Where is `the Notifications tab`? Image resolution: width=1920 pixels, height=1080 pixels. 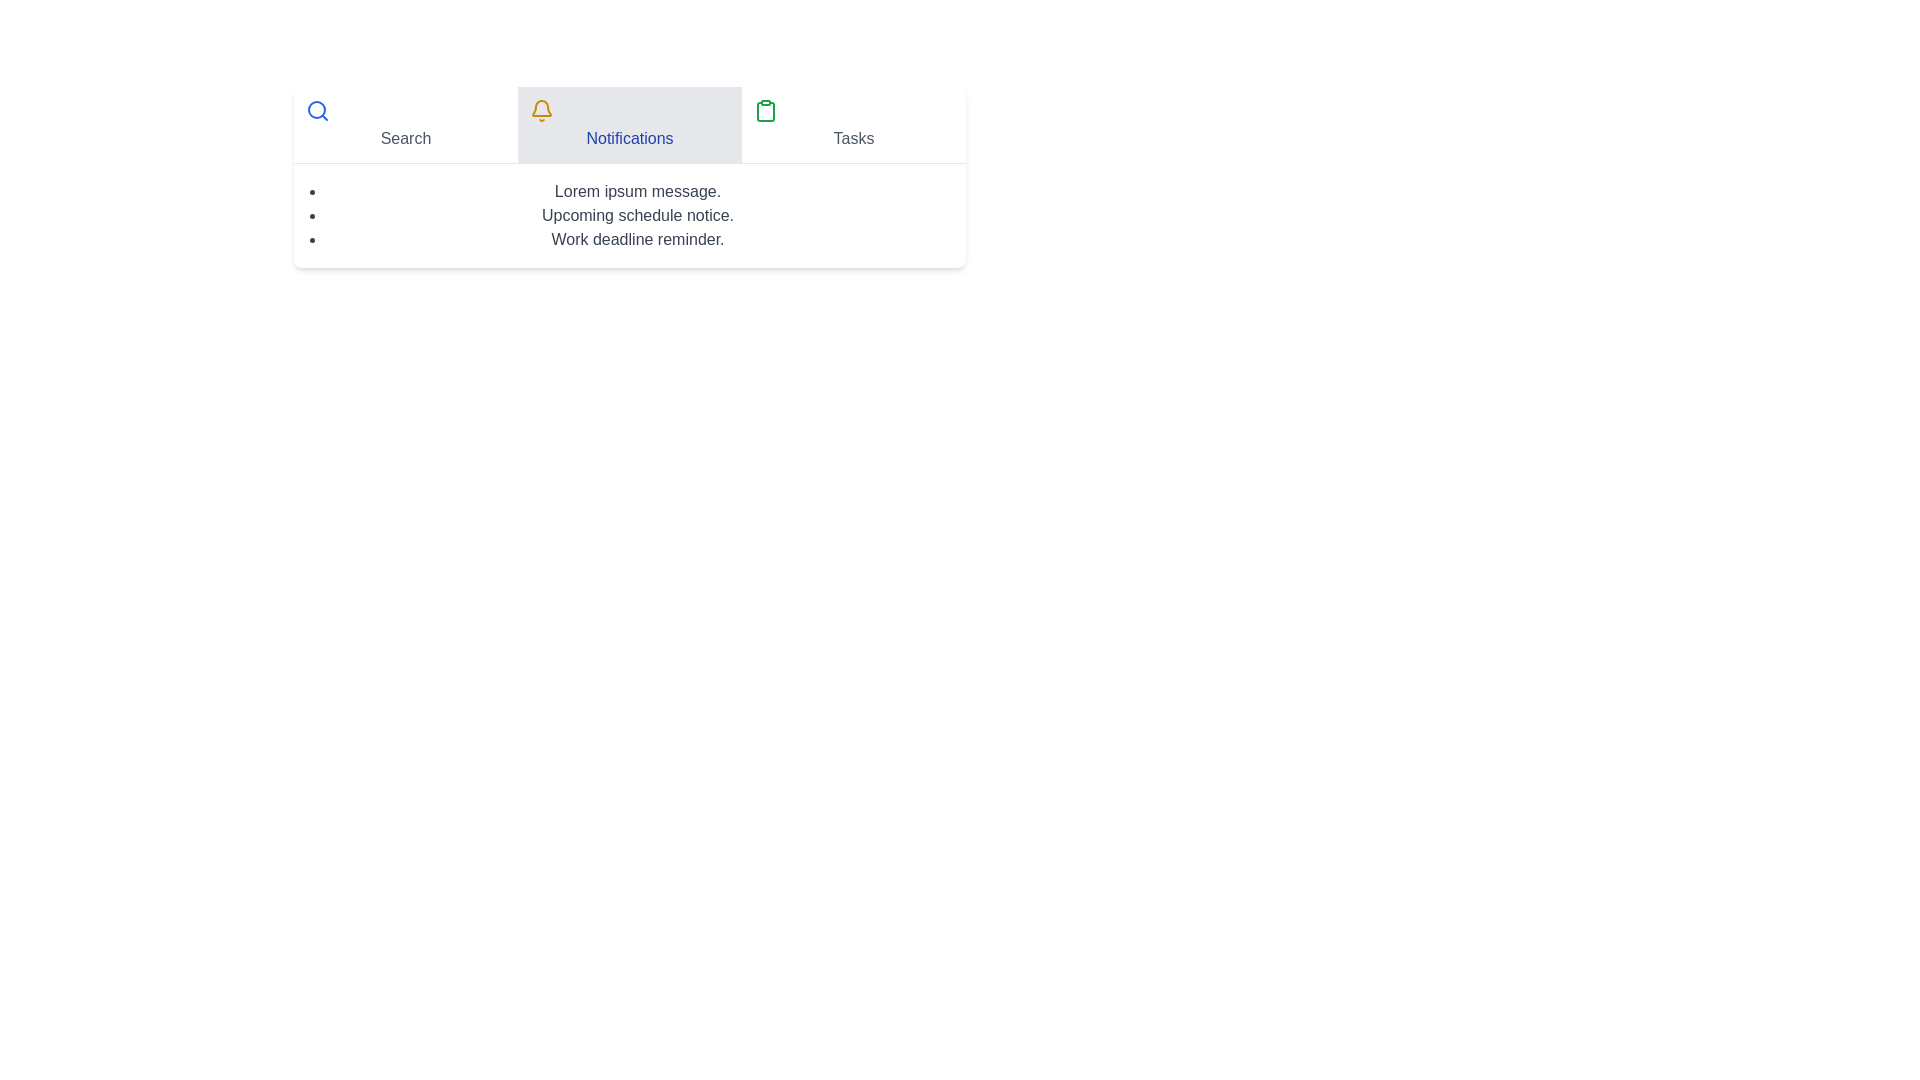 the Notifications tab is located at coordinates (628, 124).